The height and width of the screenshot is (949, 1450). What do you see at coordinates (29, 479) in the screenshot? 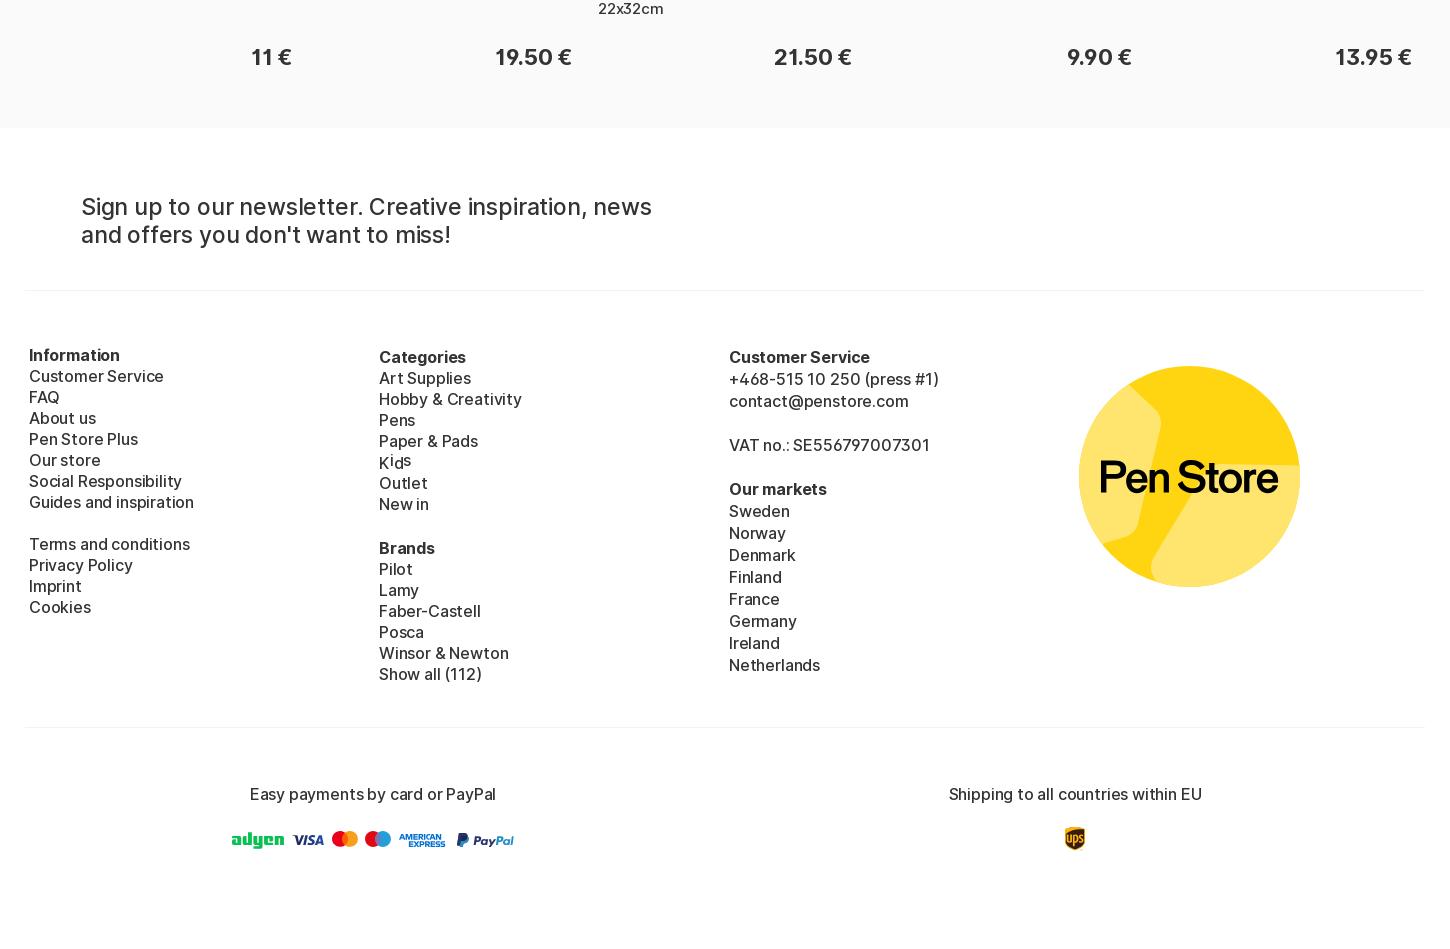
I see `'Social Responsibility'` at bounding box center [29, 479].